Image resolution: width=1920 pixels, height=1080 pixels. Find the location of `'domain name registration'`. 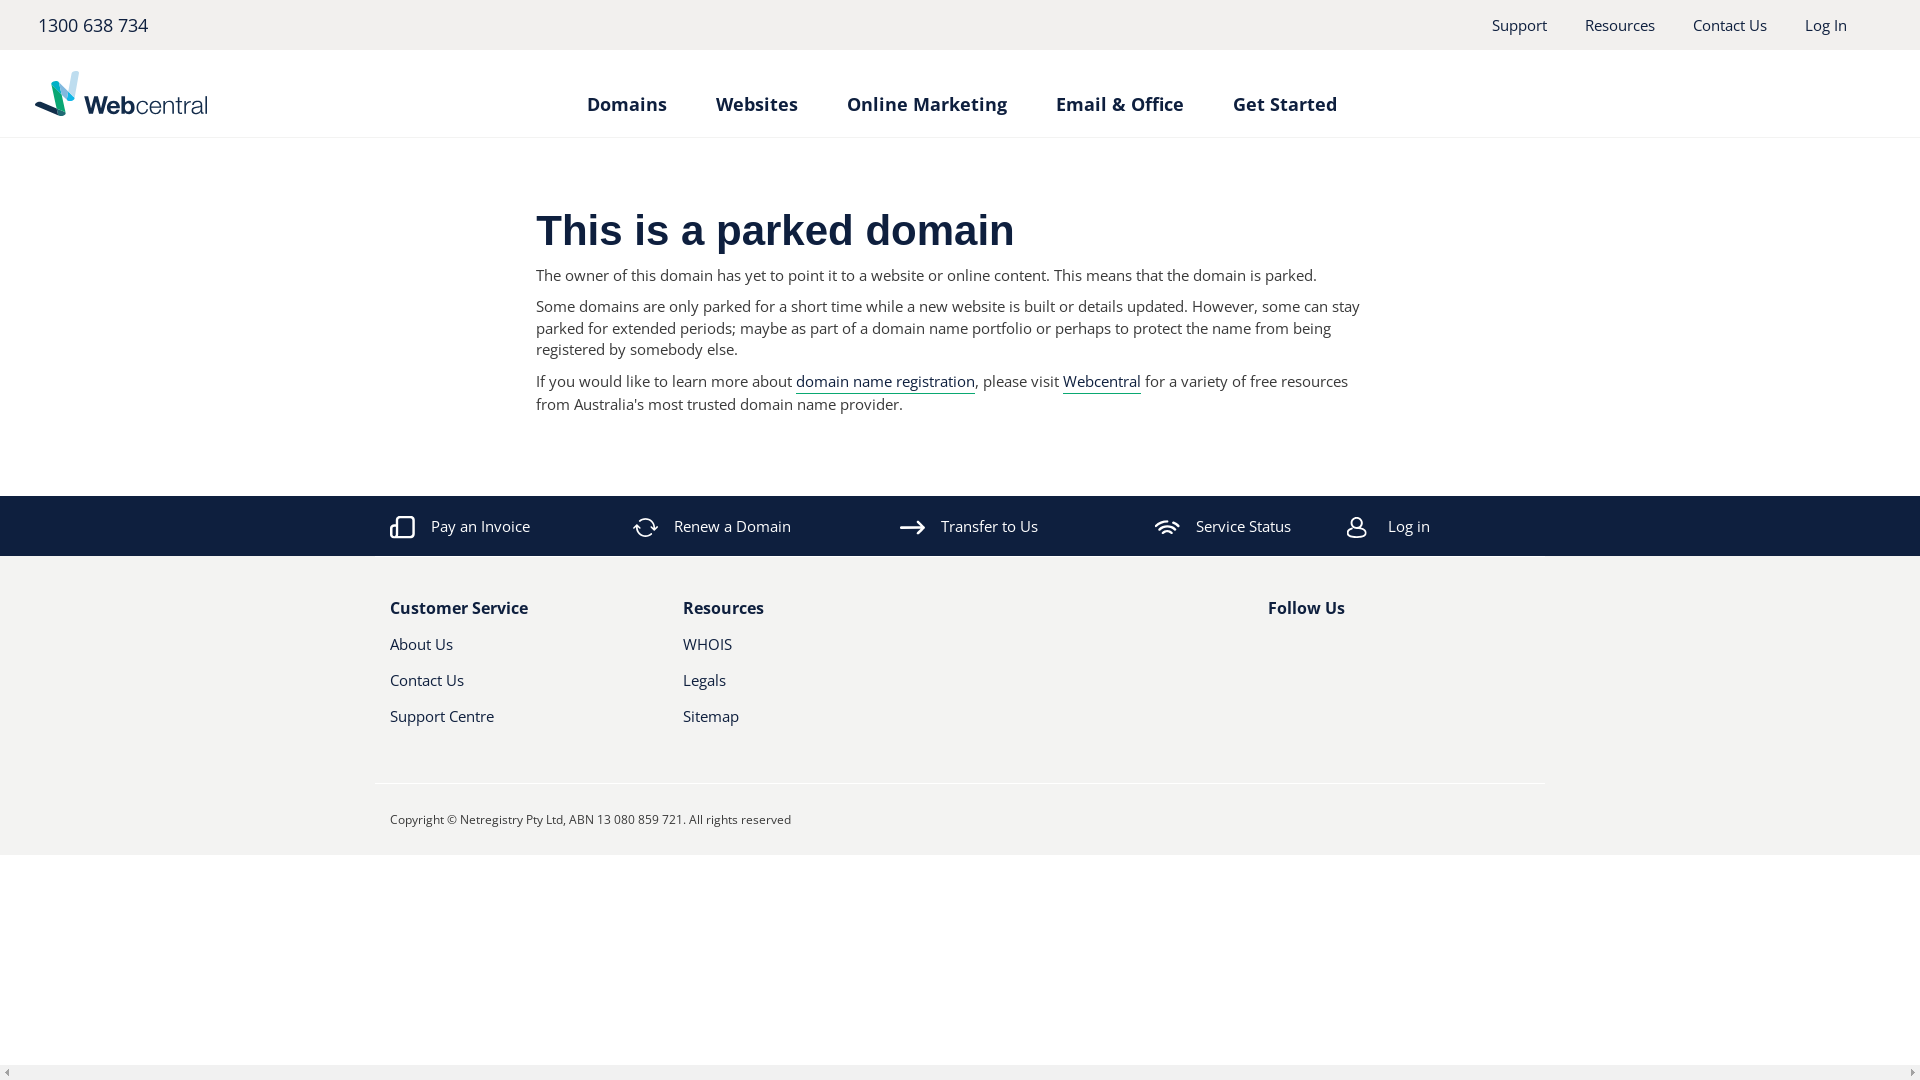

'domain name registration' is located at coordinates (884, 381).